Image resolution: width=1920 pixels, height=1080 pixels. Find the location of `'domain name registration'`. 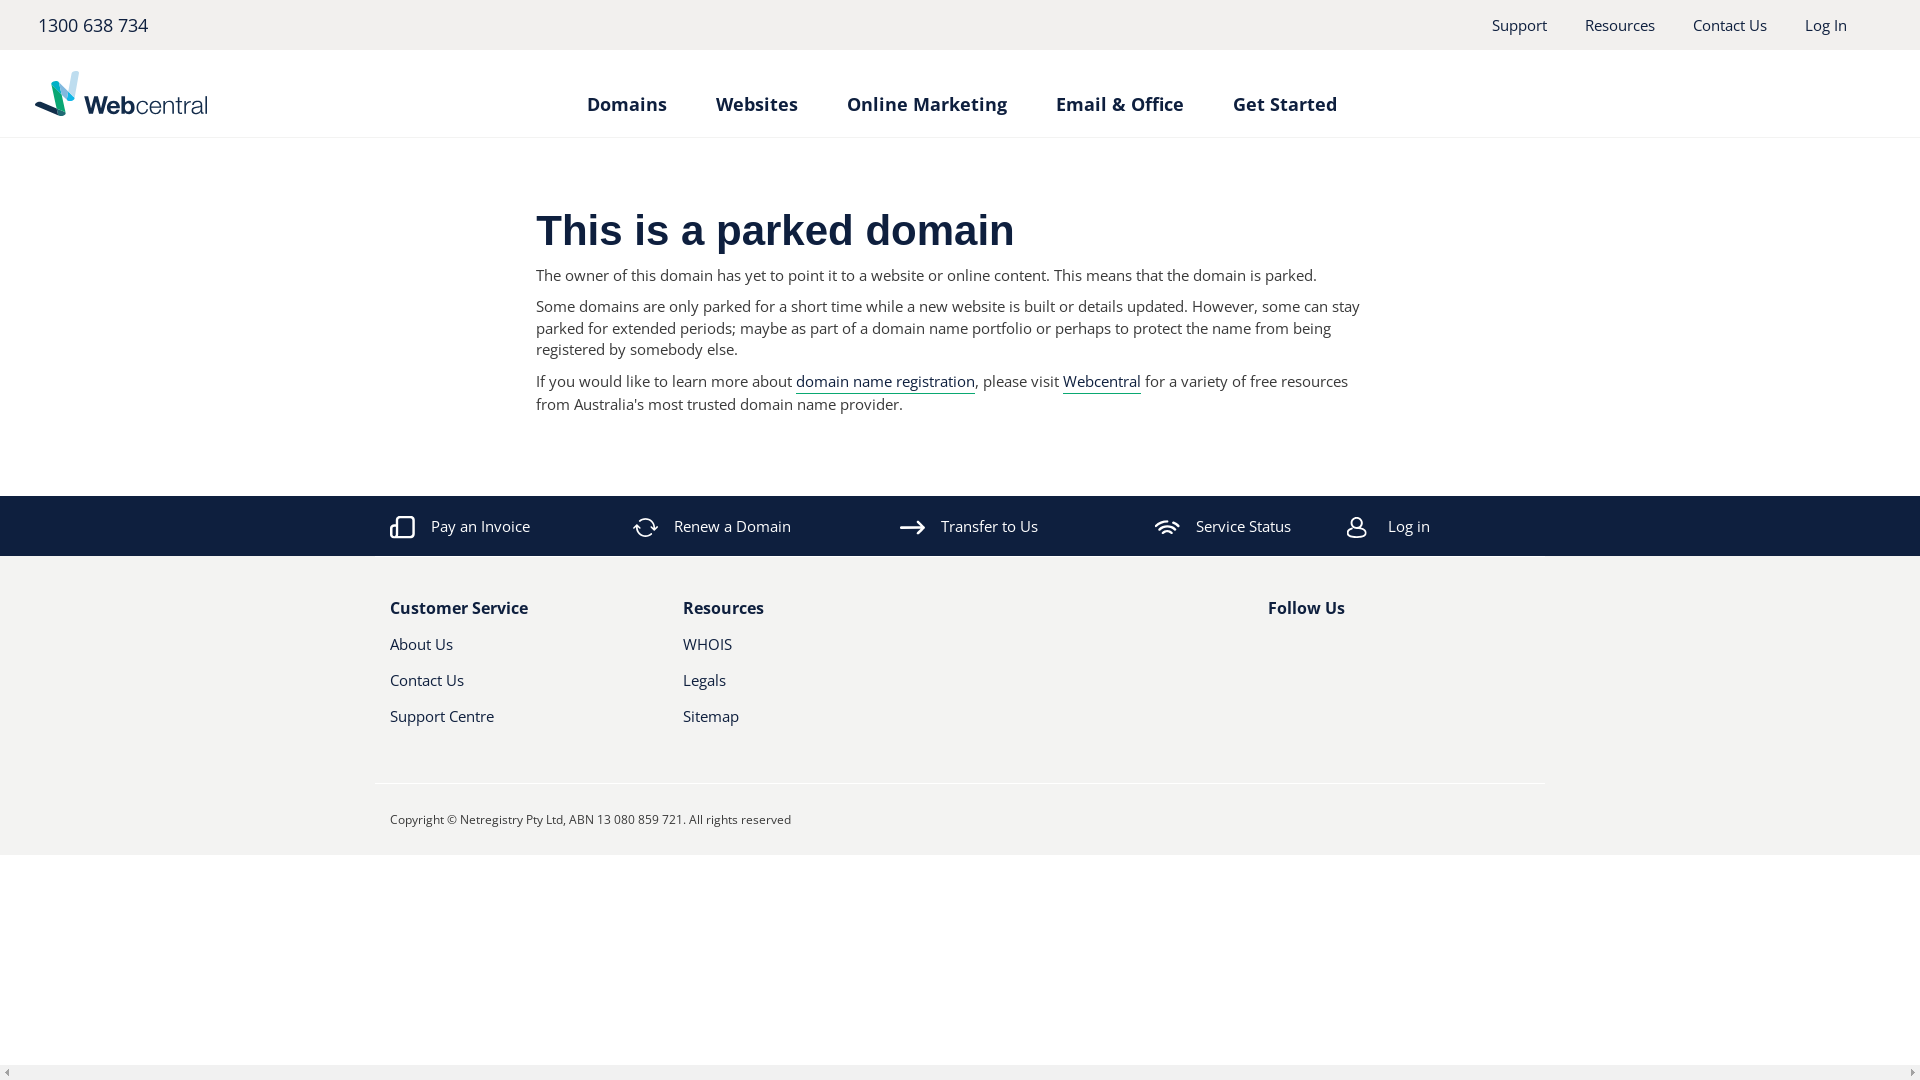

'domain name registration' is located at coordinates (884, 381).